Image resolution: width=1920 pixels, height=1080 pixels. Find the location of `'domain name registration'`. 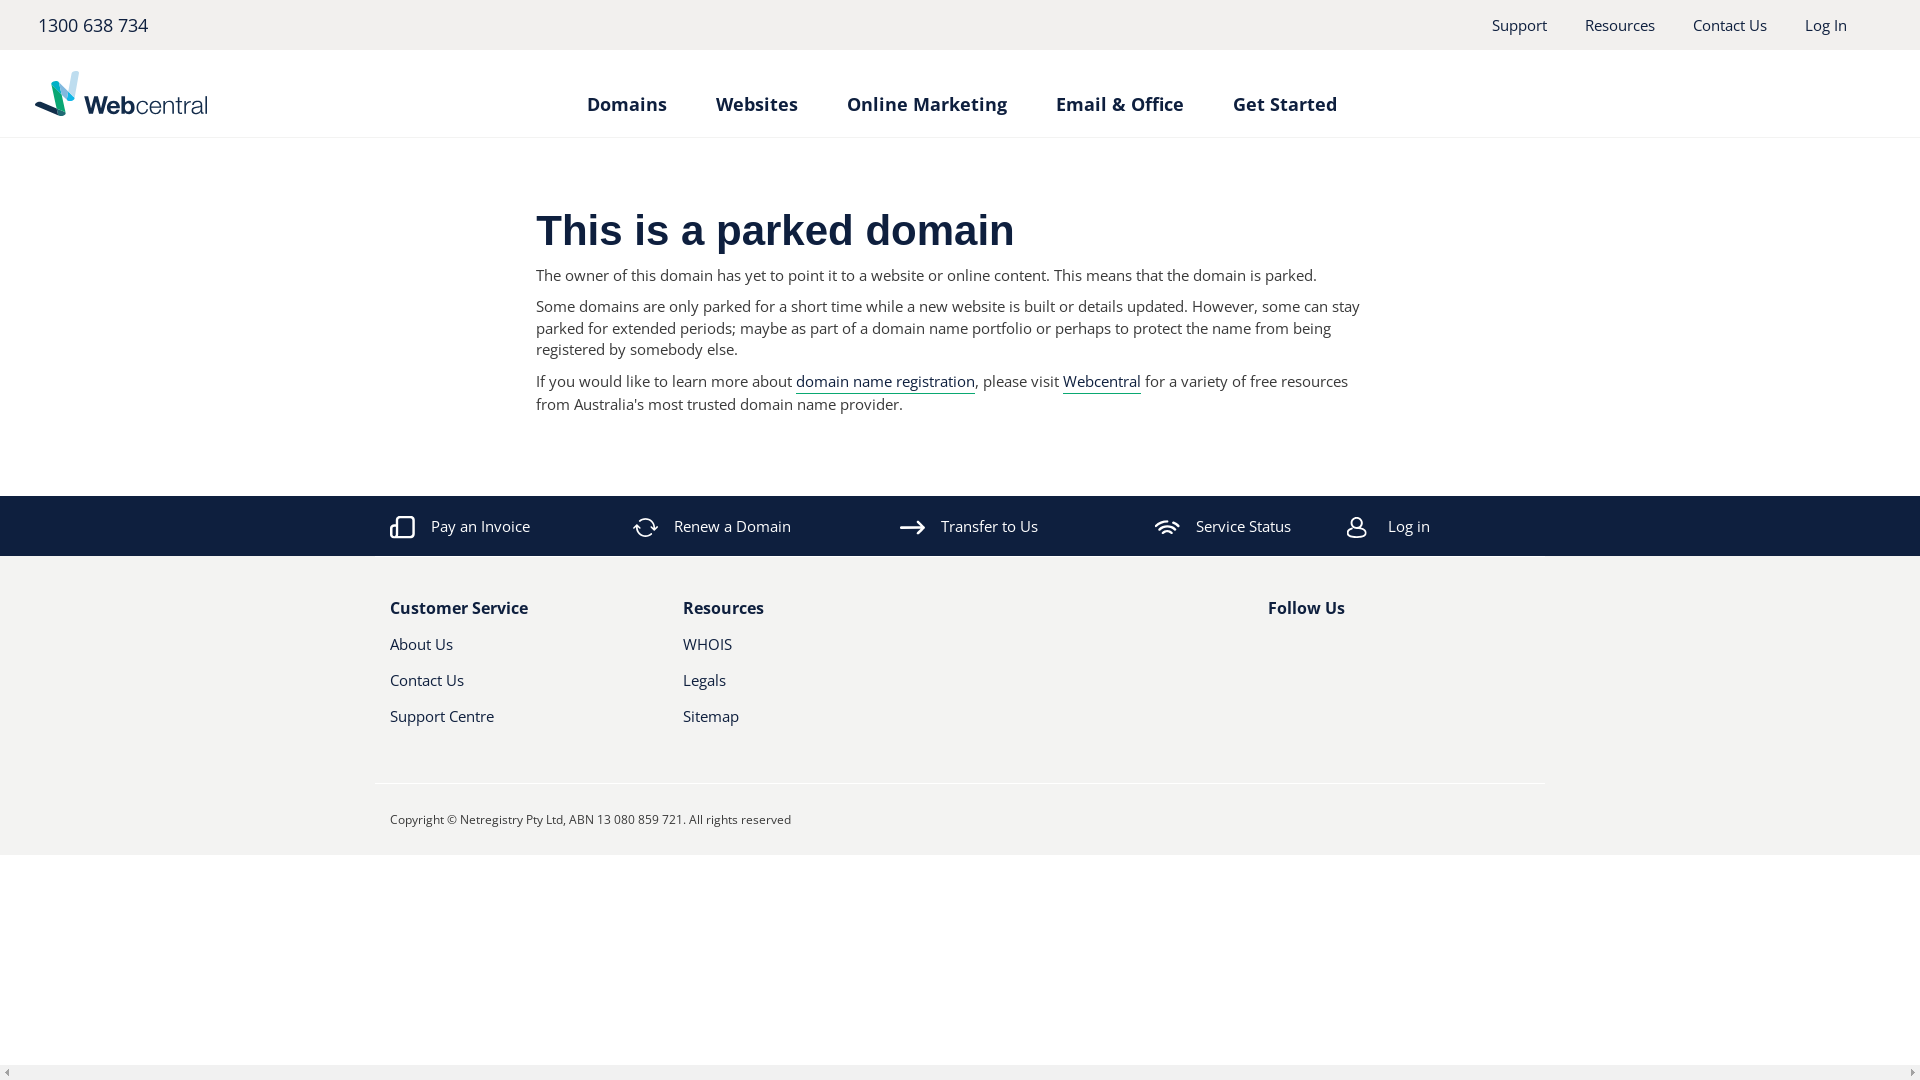

'domain name registration' is located at coordinates (884, 381).